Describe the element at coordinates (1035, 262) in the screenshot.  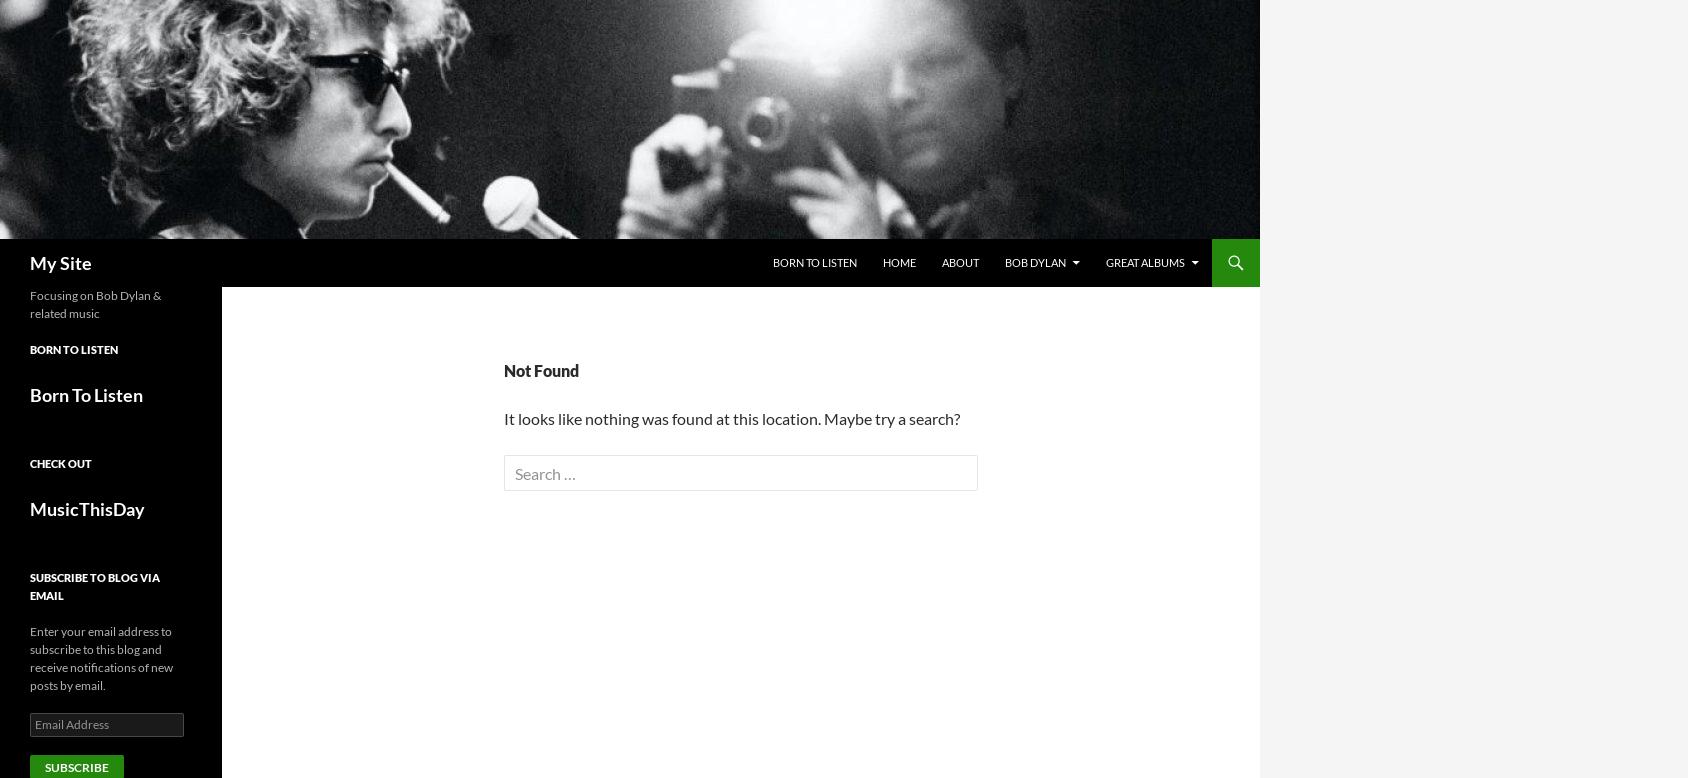
I see `'Bob Dylan'` at that location.